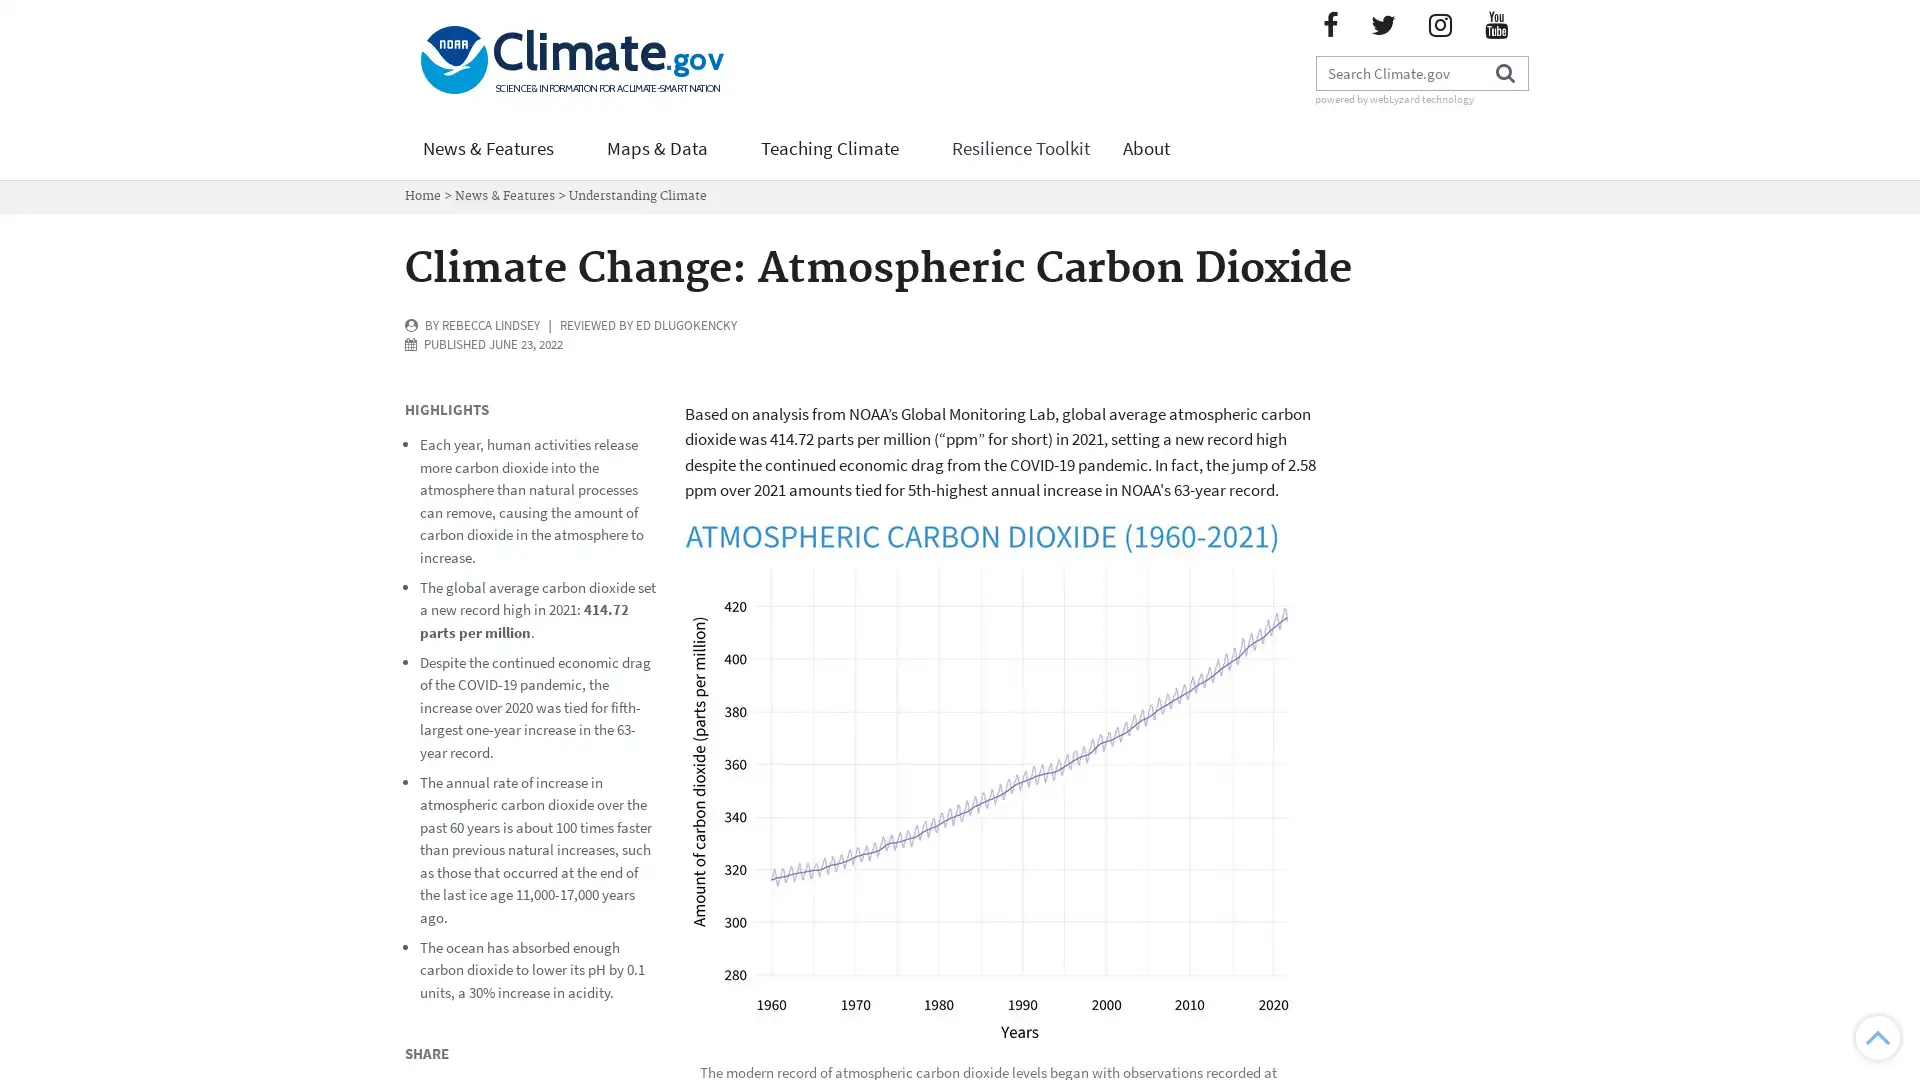  What do you see at coordinates (1505, 71) in the screenshot?
I see `Search` at bounding box center [1505, 71].